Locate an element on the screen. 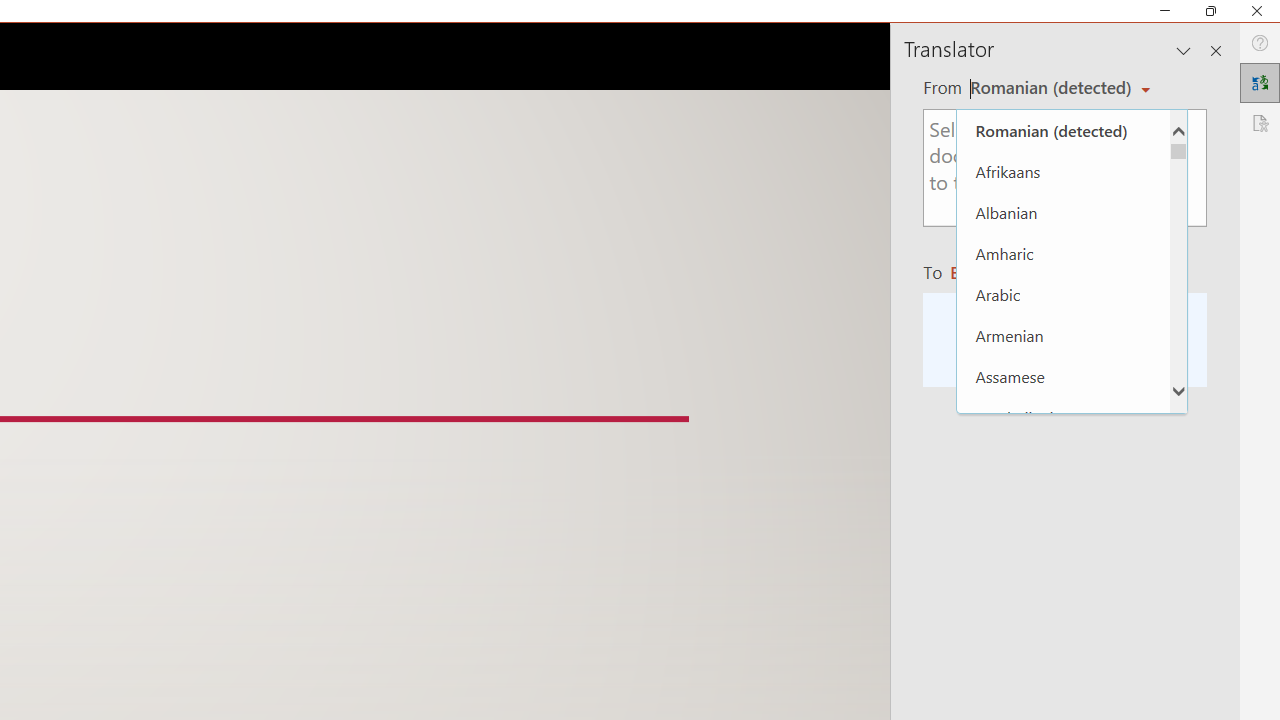 The width and height of the screenshot is (1280, 720). 'Bhojpuri' is located at coordinates (1062, 581).